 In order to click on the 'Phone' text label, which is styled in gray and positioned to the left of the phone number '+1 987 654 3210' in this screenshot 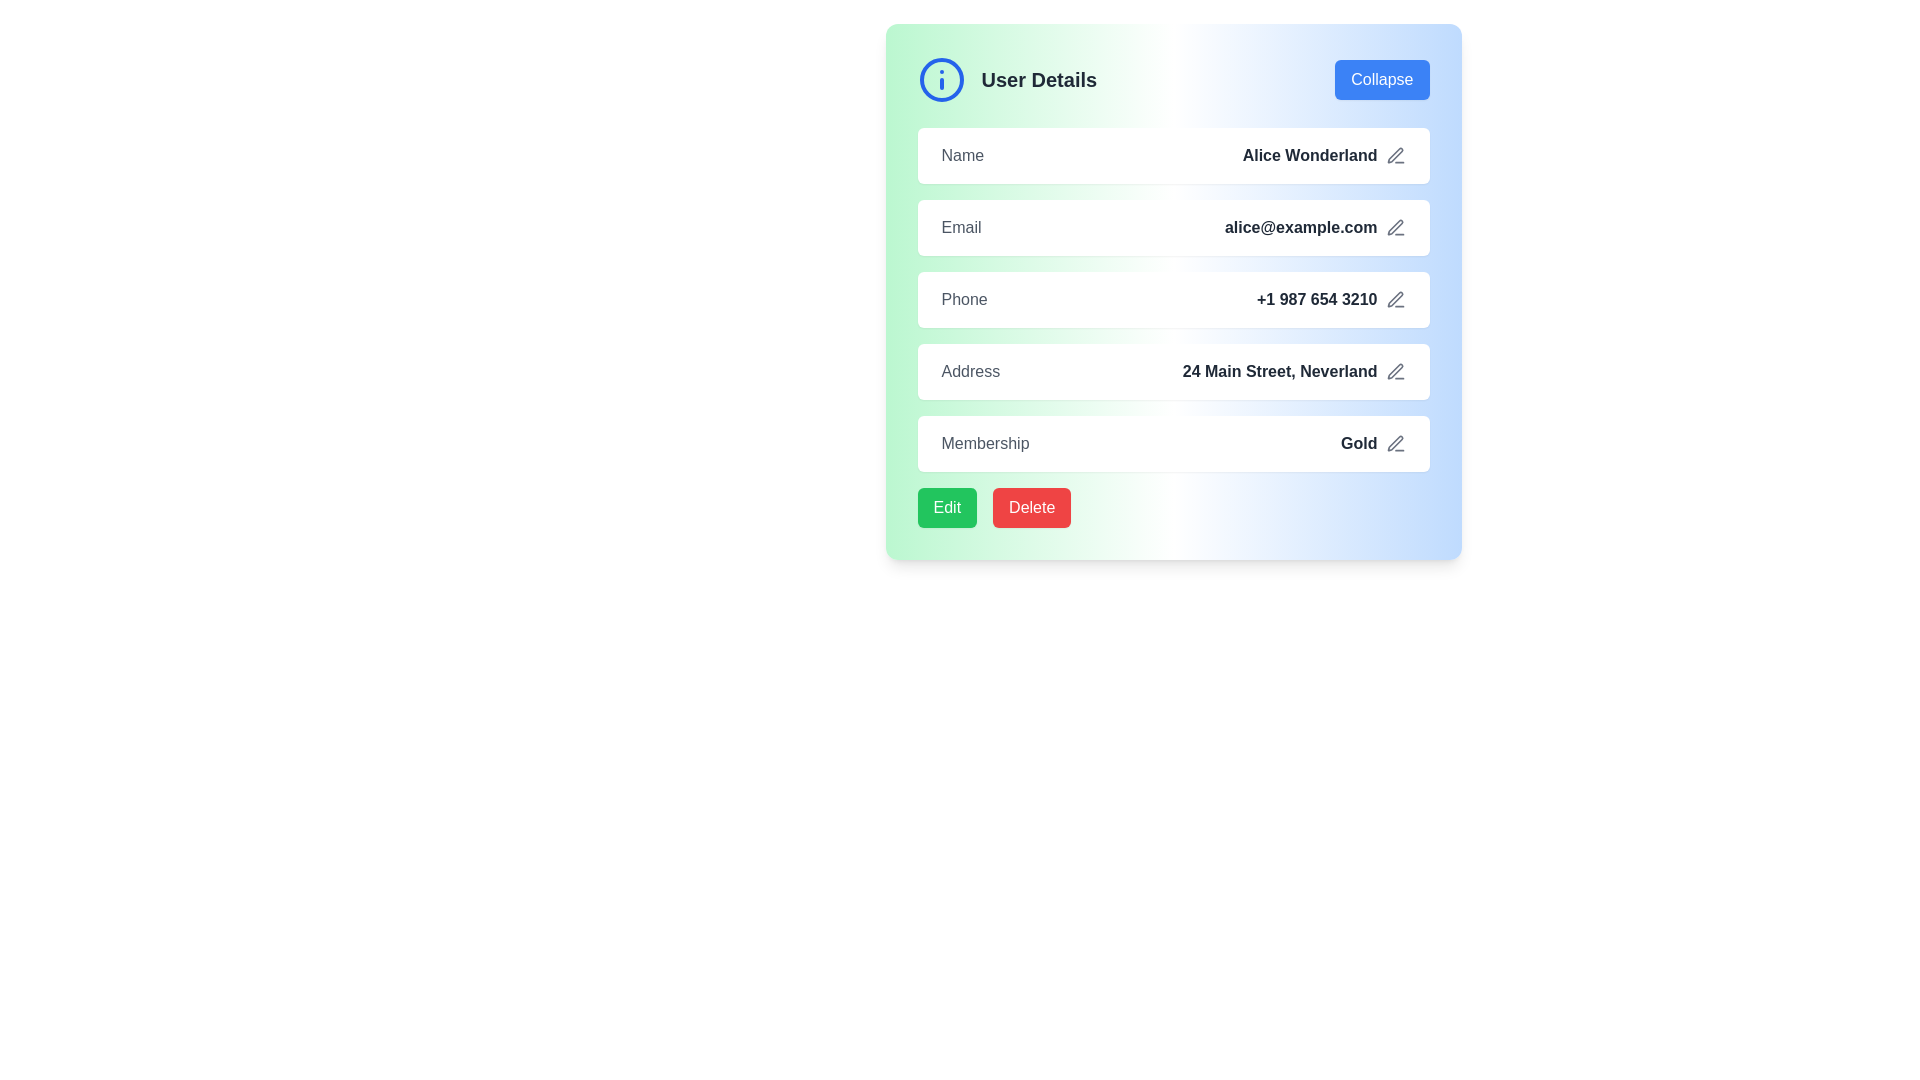, I will do `click(964, 300)`.